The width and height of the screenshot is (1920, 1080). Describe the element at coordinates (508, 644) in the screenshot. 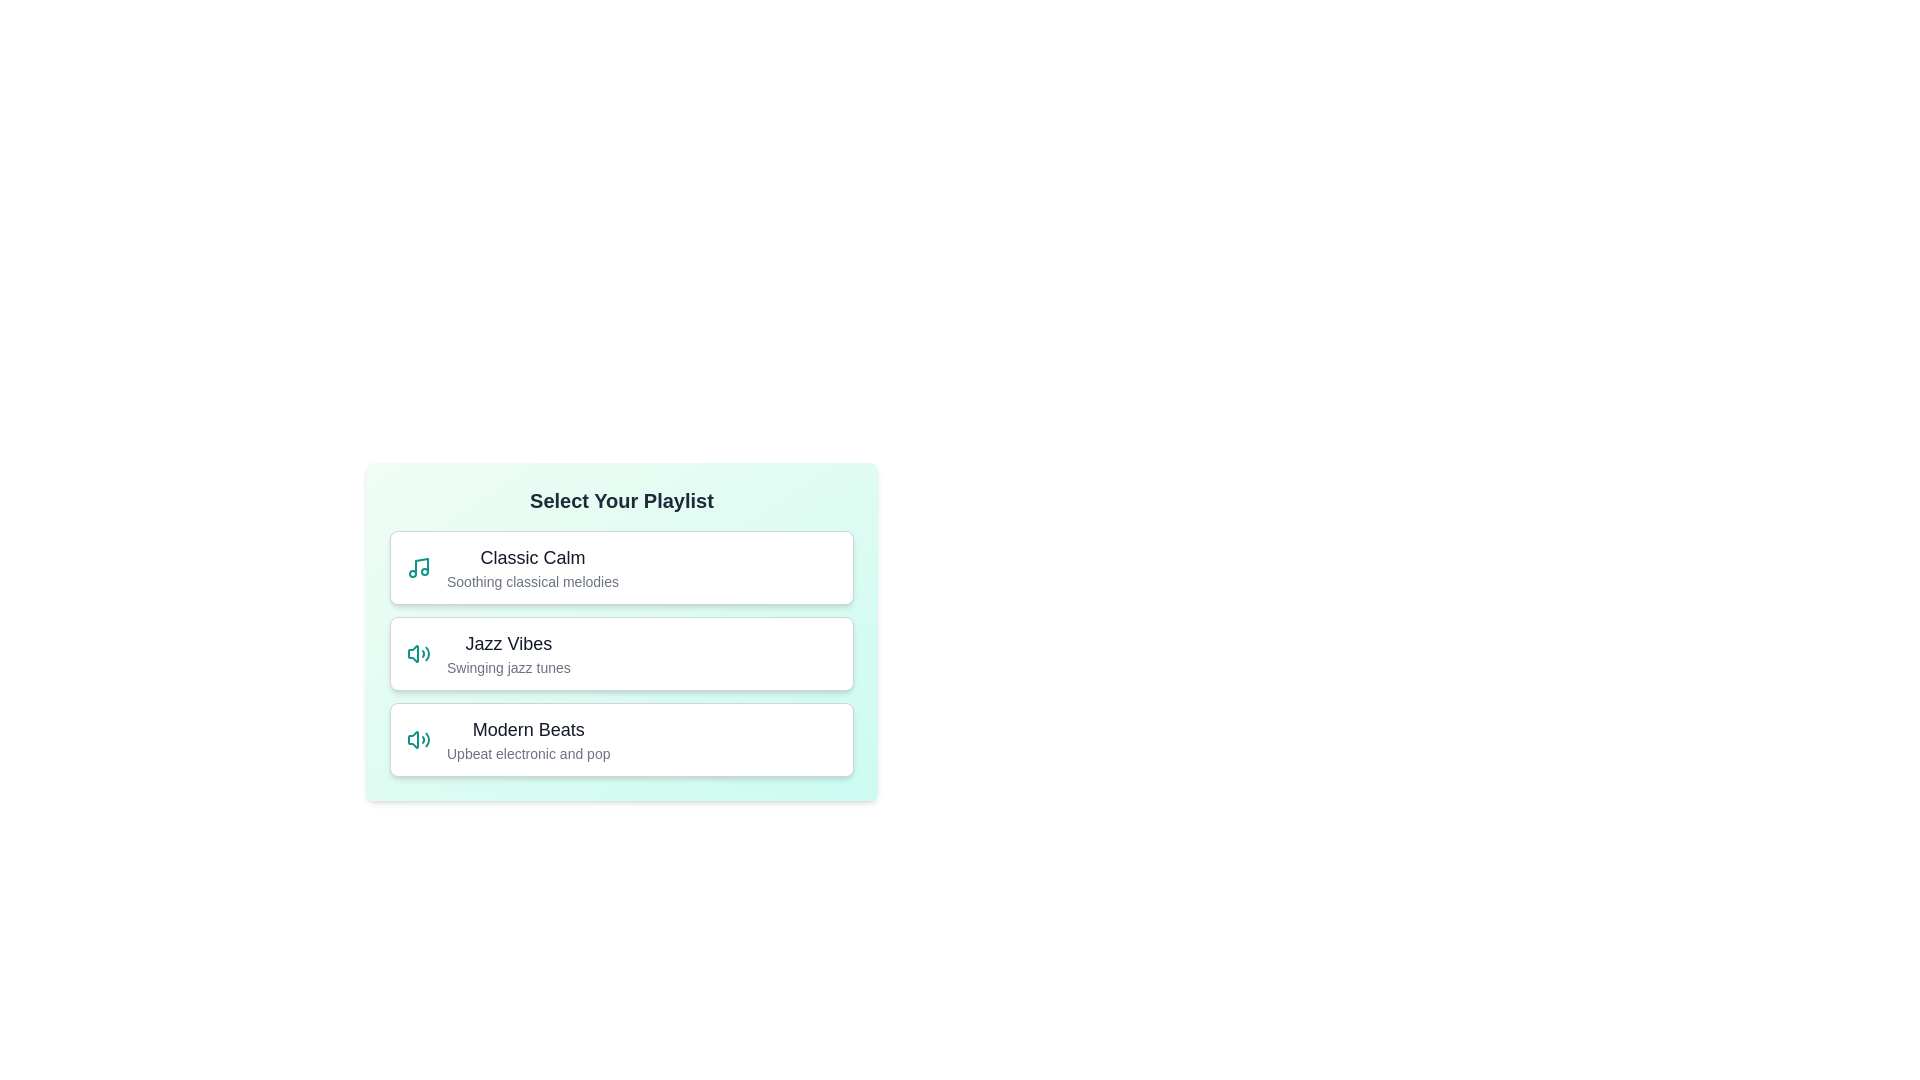

I see `the text label that serves as the title for the second playlist, positioned between 'Classic Calm' and 'Modern Beats'` at that location.